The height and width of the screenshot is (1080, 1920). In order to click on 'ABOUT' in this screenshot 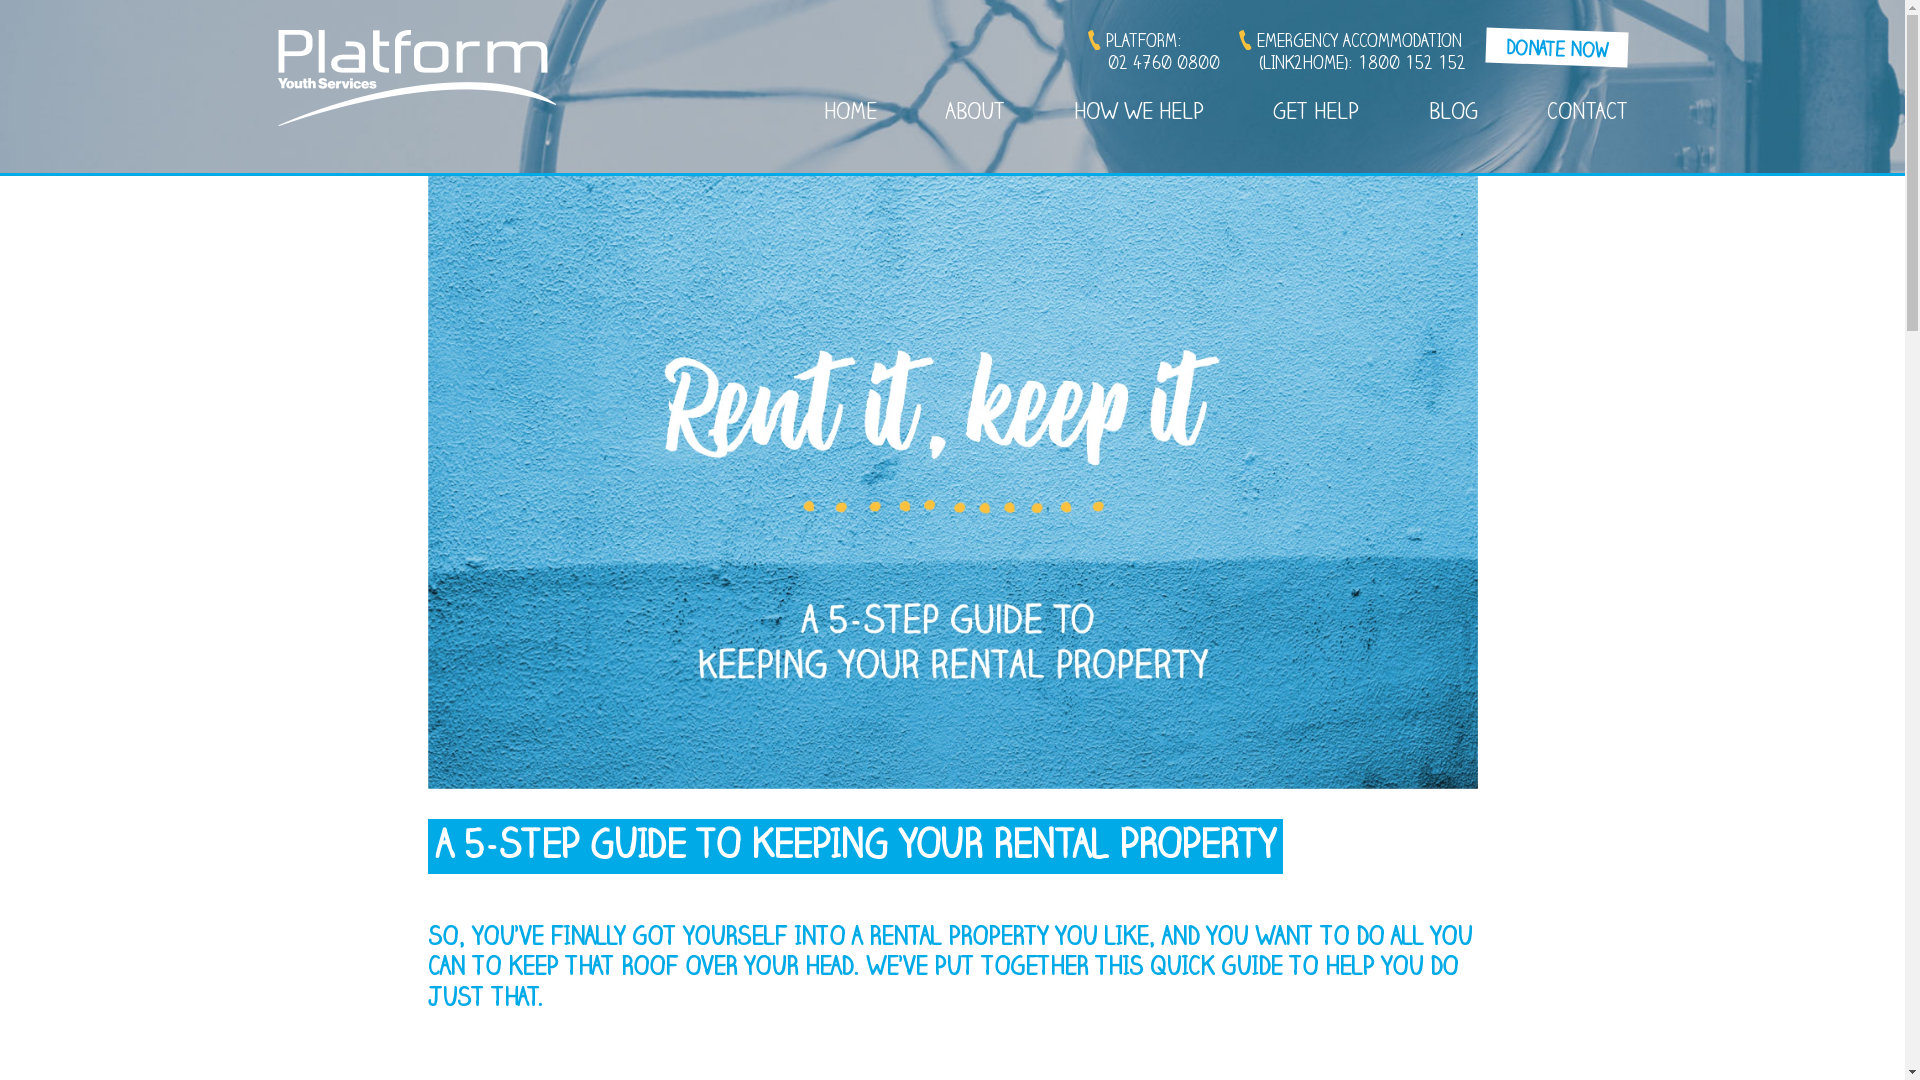, I will do `click(975, 115)`.